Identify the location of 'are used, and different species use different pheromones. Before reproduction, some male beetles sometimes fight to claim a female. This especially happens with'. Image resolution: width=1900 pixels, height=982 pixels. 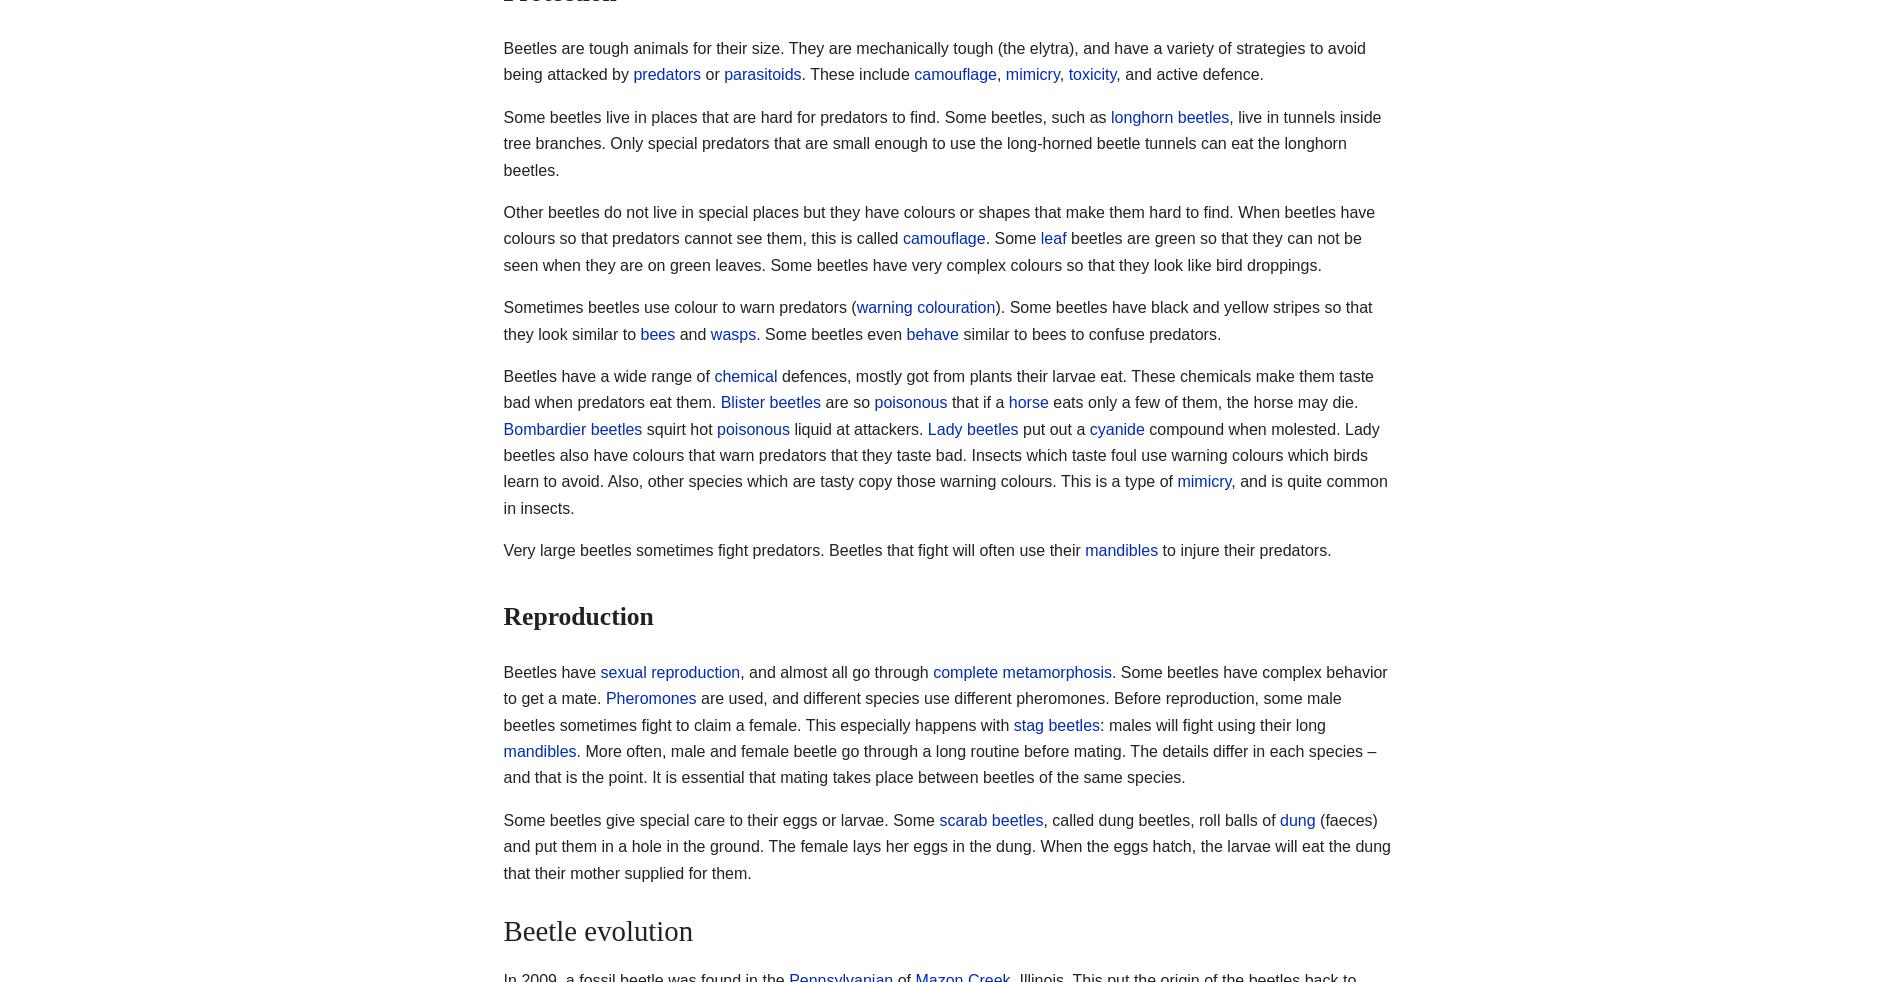
(921, 710).